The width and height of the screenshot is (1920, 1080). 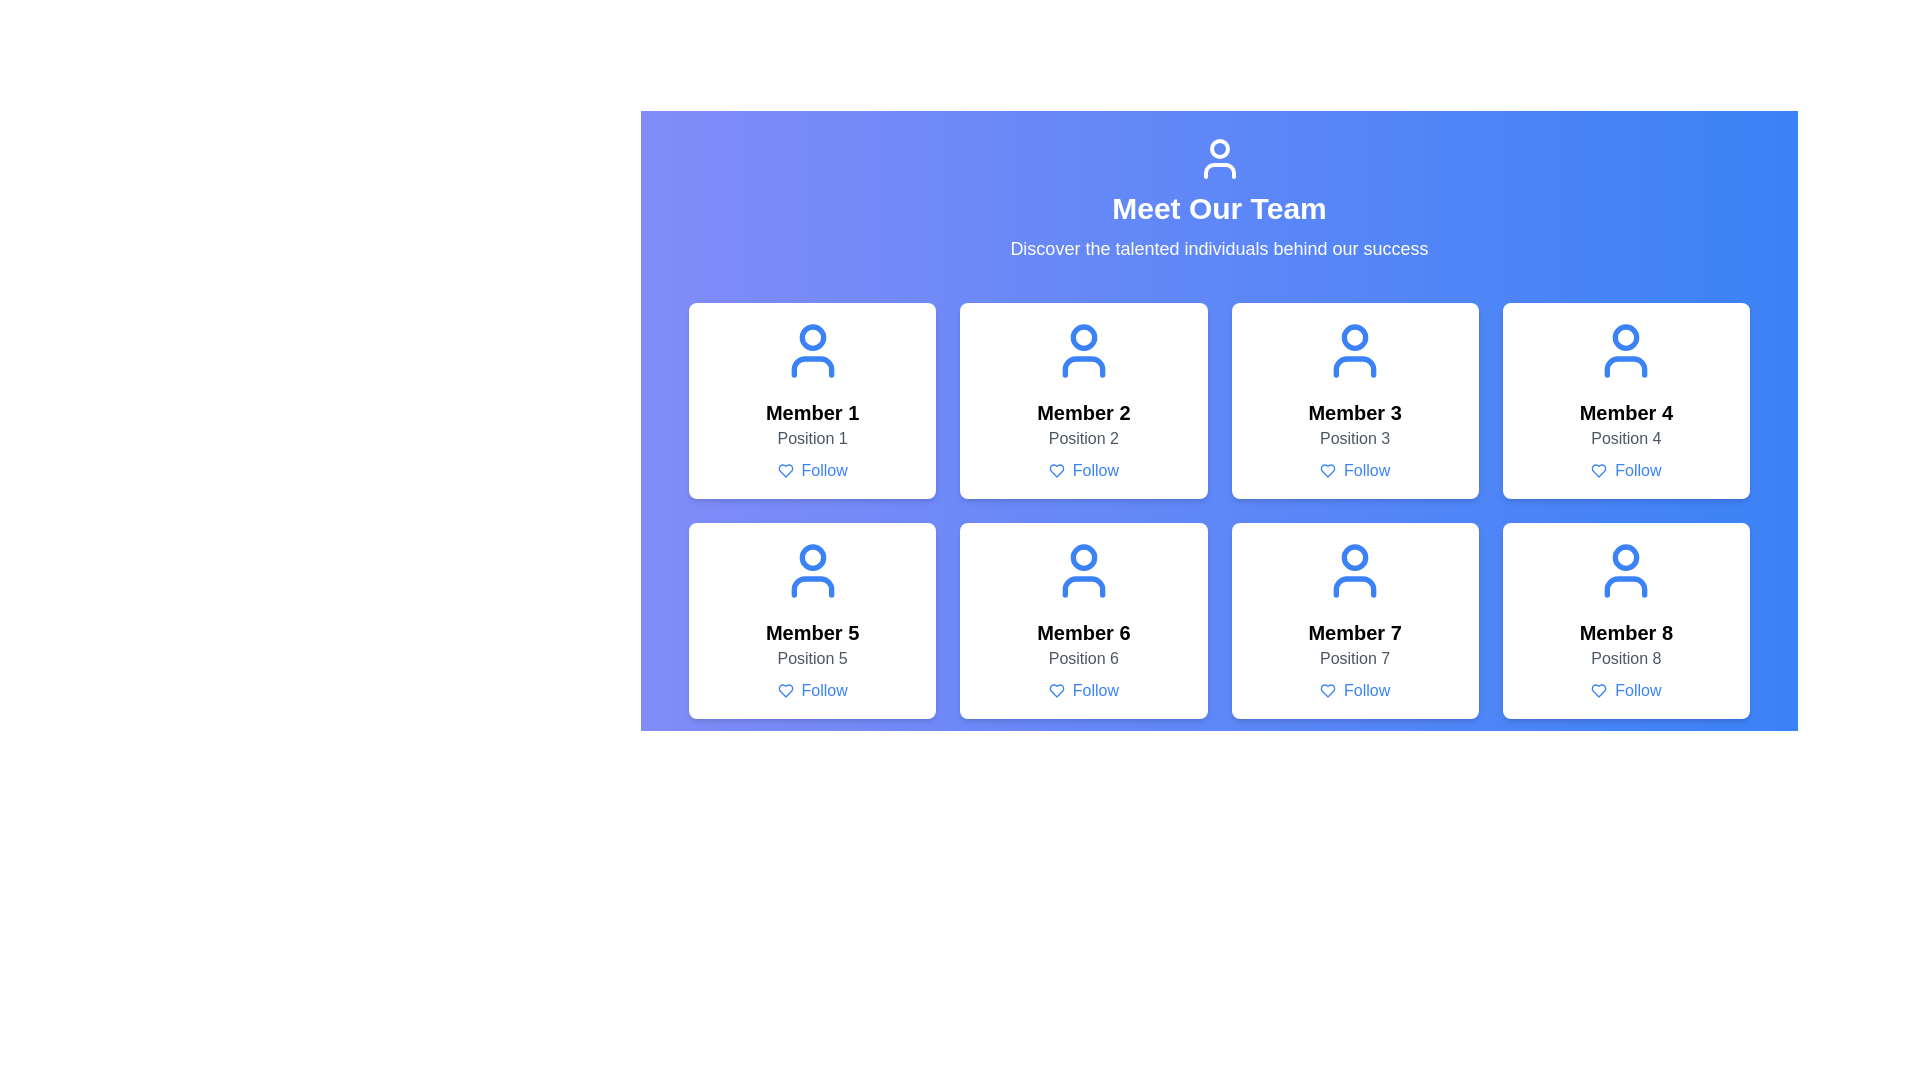 I want to click on the heart icon located within the 'Follow' button of the profile card for 'Member 5', which serves as a visual indicator for liking or favoring a user profile, so click(x=784, y=689).